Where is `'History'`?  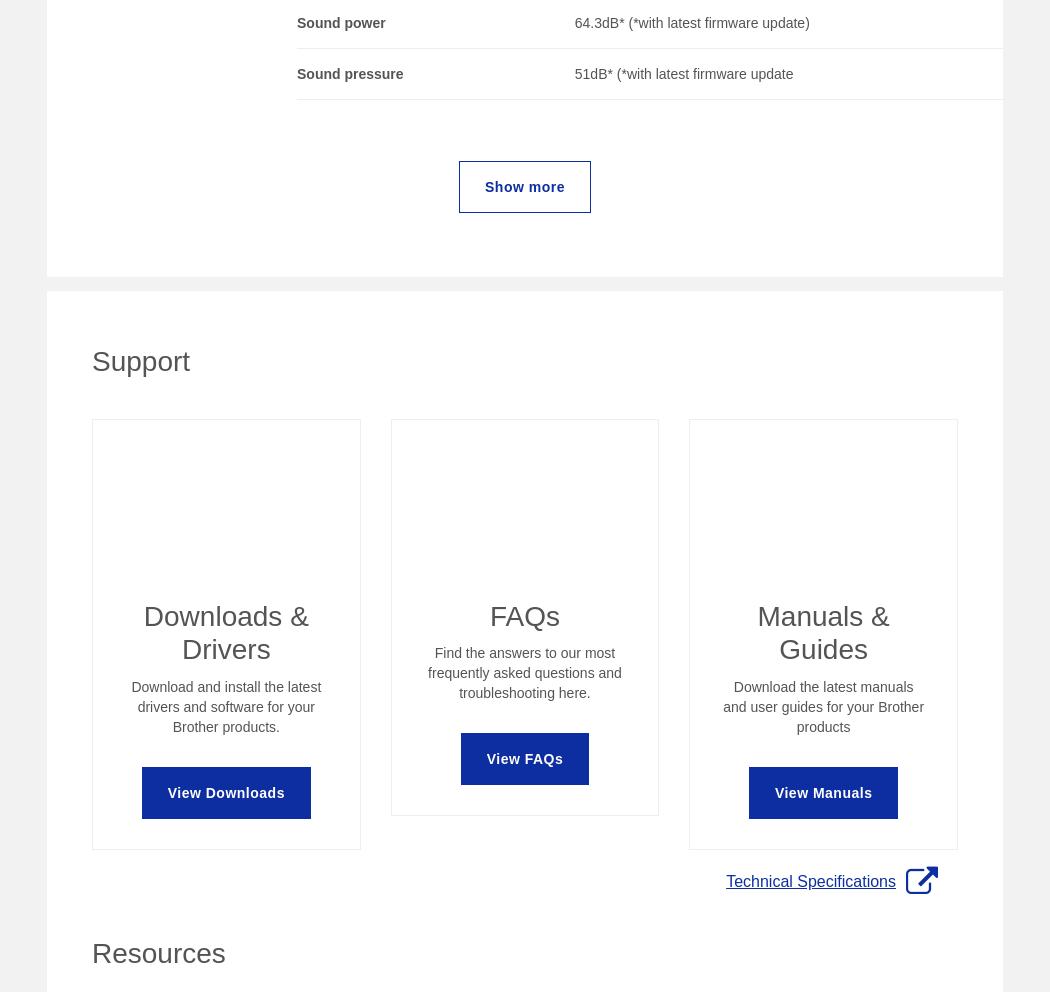
'History' is located at coordinates (480, 547).